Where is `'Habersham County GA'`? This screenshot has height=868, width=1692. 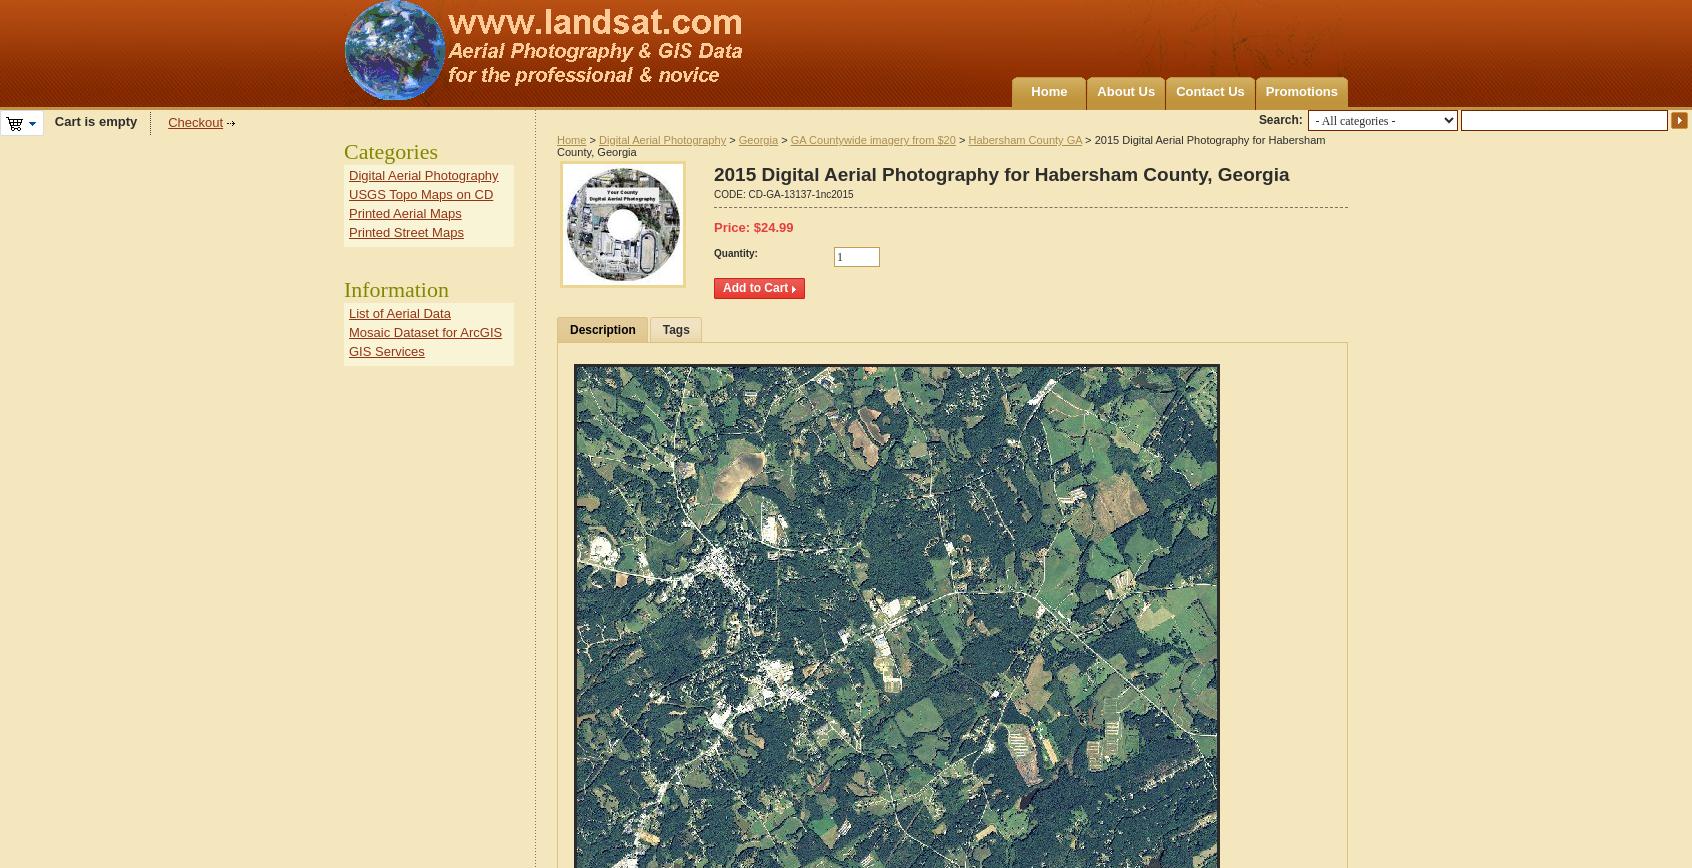
'Habersham County GA' is located at coordinates (1024, 140).